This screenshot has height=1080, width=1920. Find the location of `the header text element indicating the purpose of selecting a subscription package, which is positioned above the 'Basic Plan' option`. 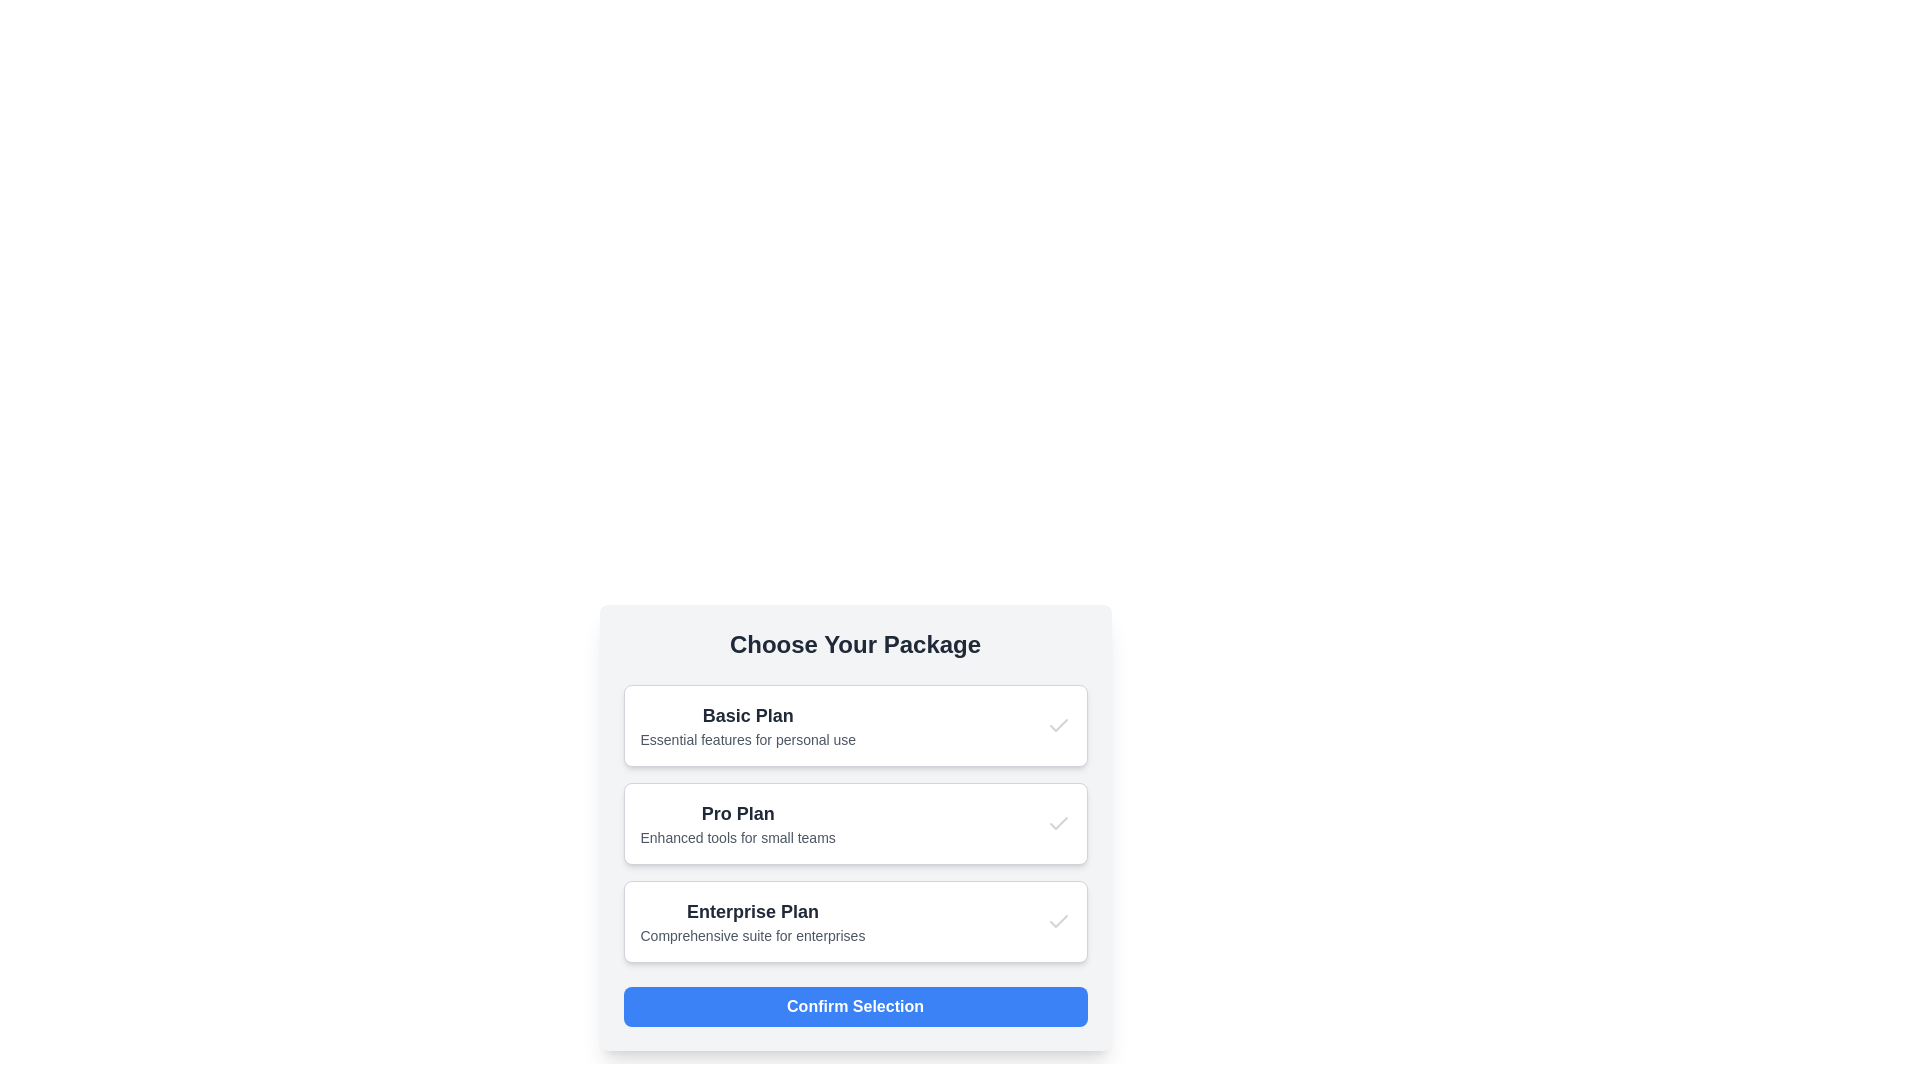

the header text element indicating the purpose of selecting a subscription package, which is positioned above the 'Basic Plan' option is located at coordinates (855, 644).